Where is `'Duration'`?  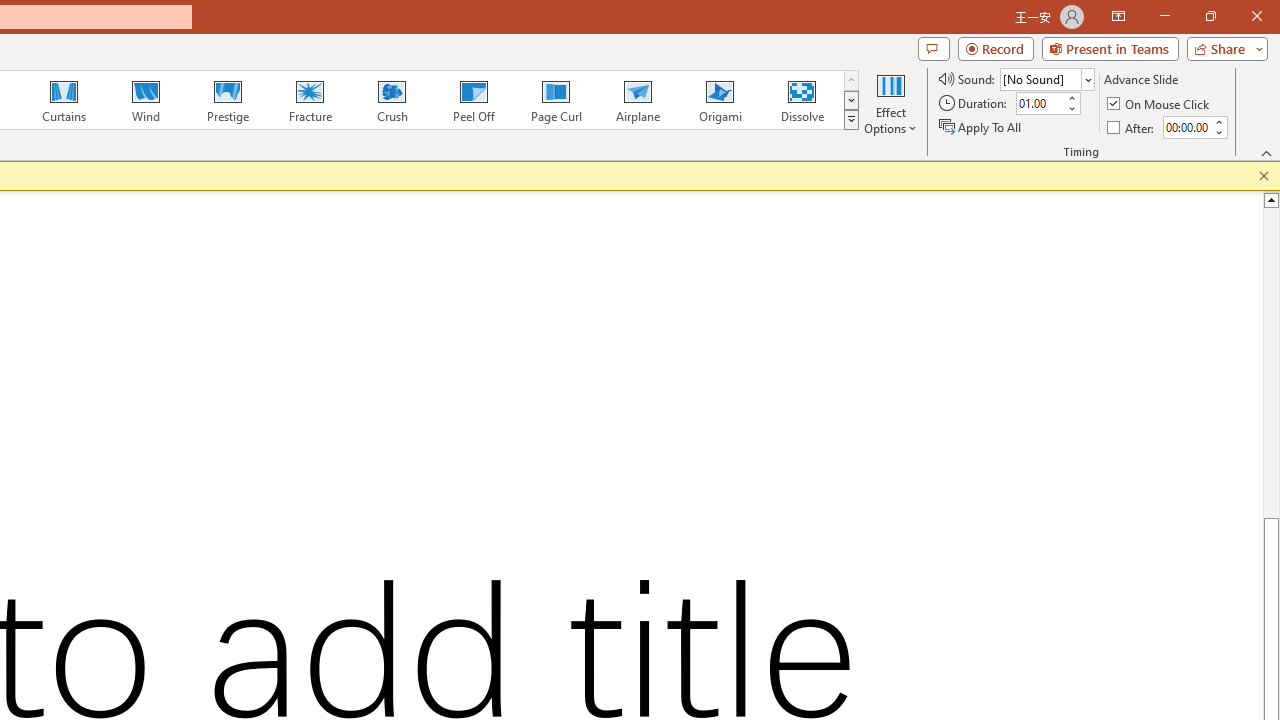 'Duration' is located at coordinates (1040, 103).